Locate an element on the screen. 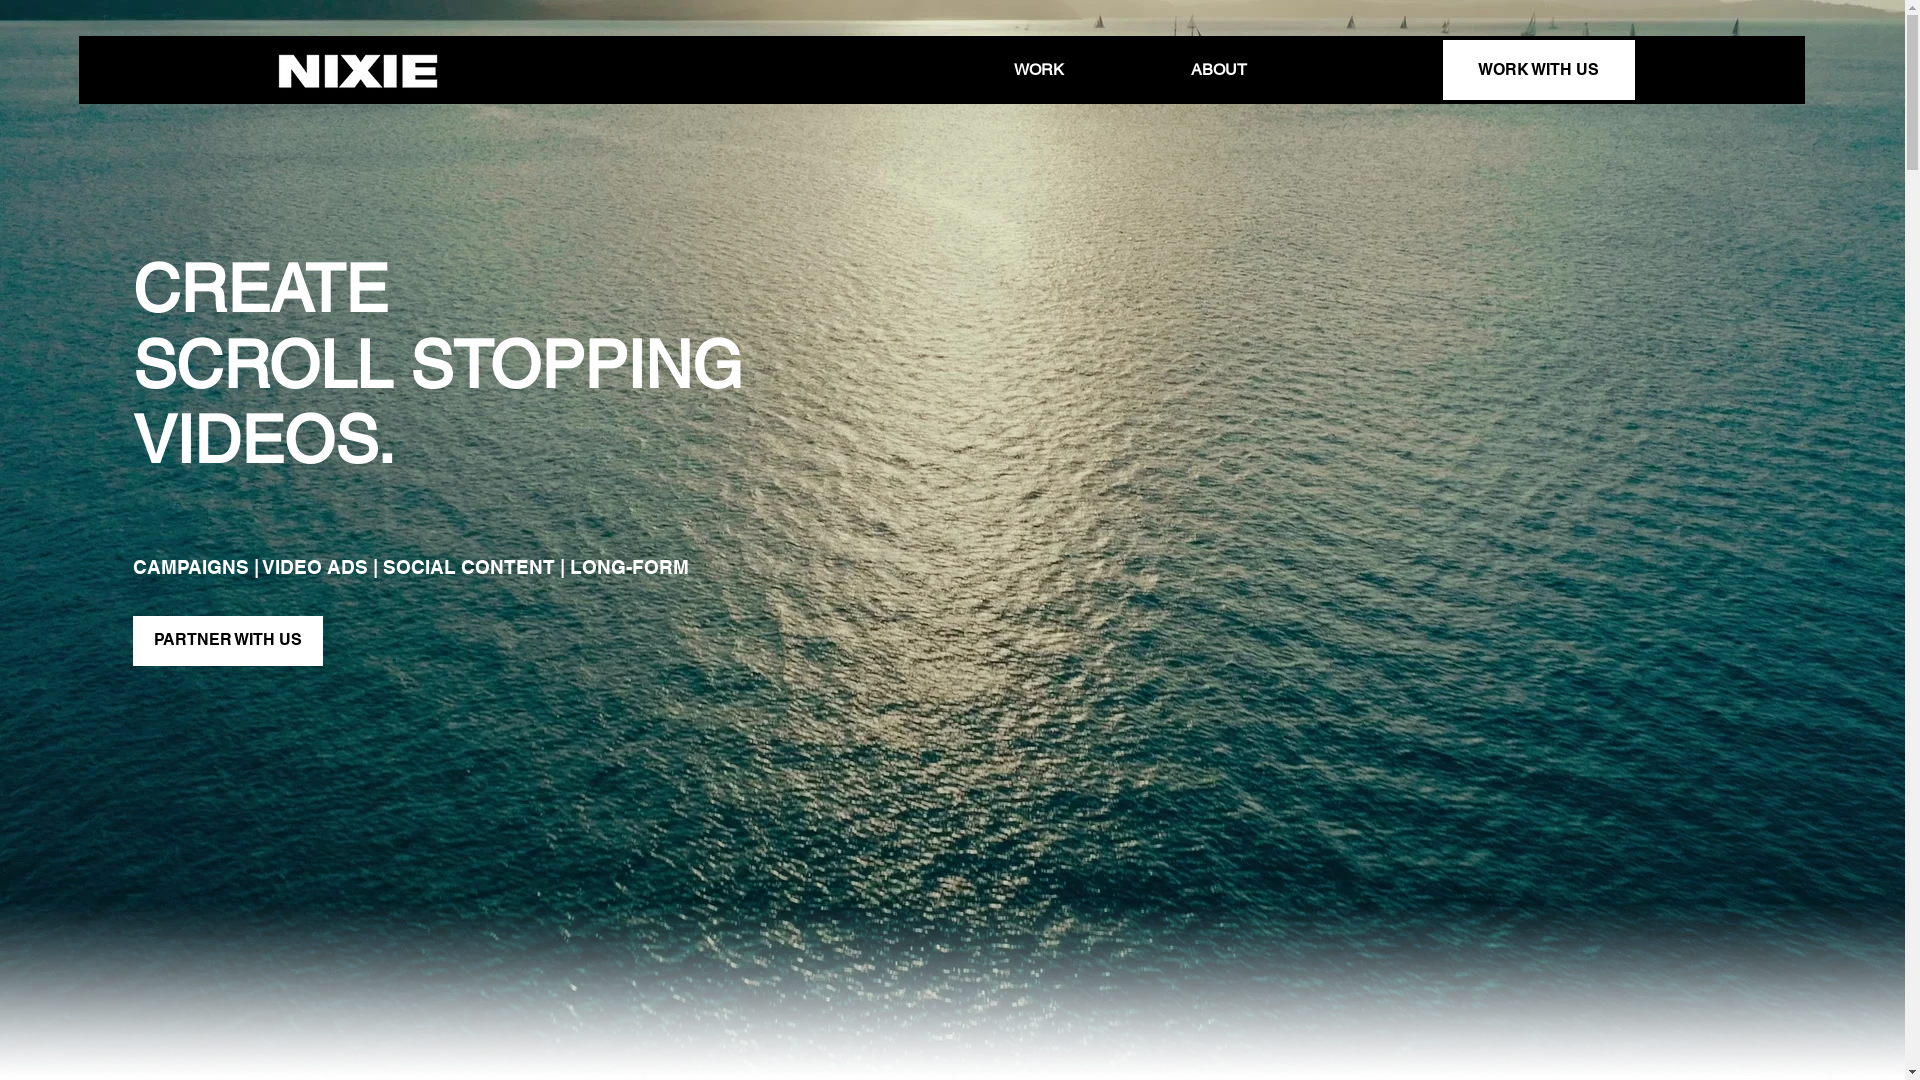 The image size is (1920, 1080). 'WORK WITH US' is located at coordinates (1441, 68).